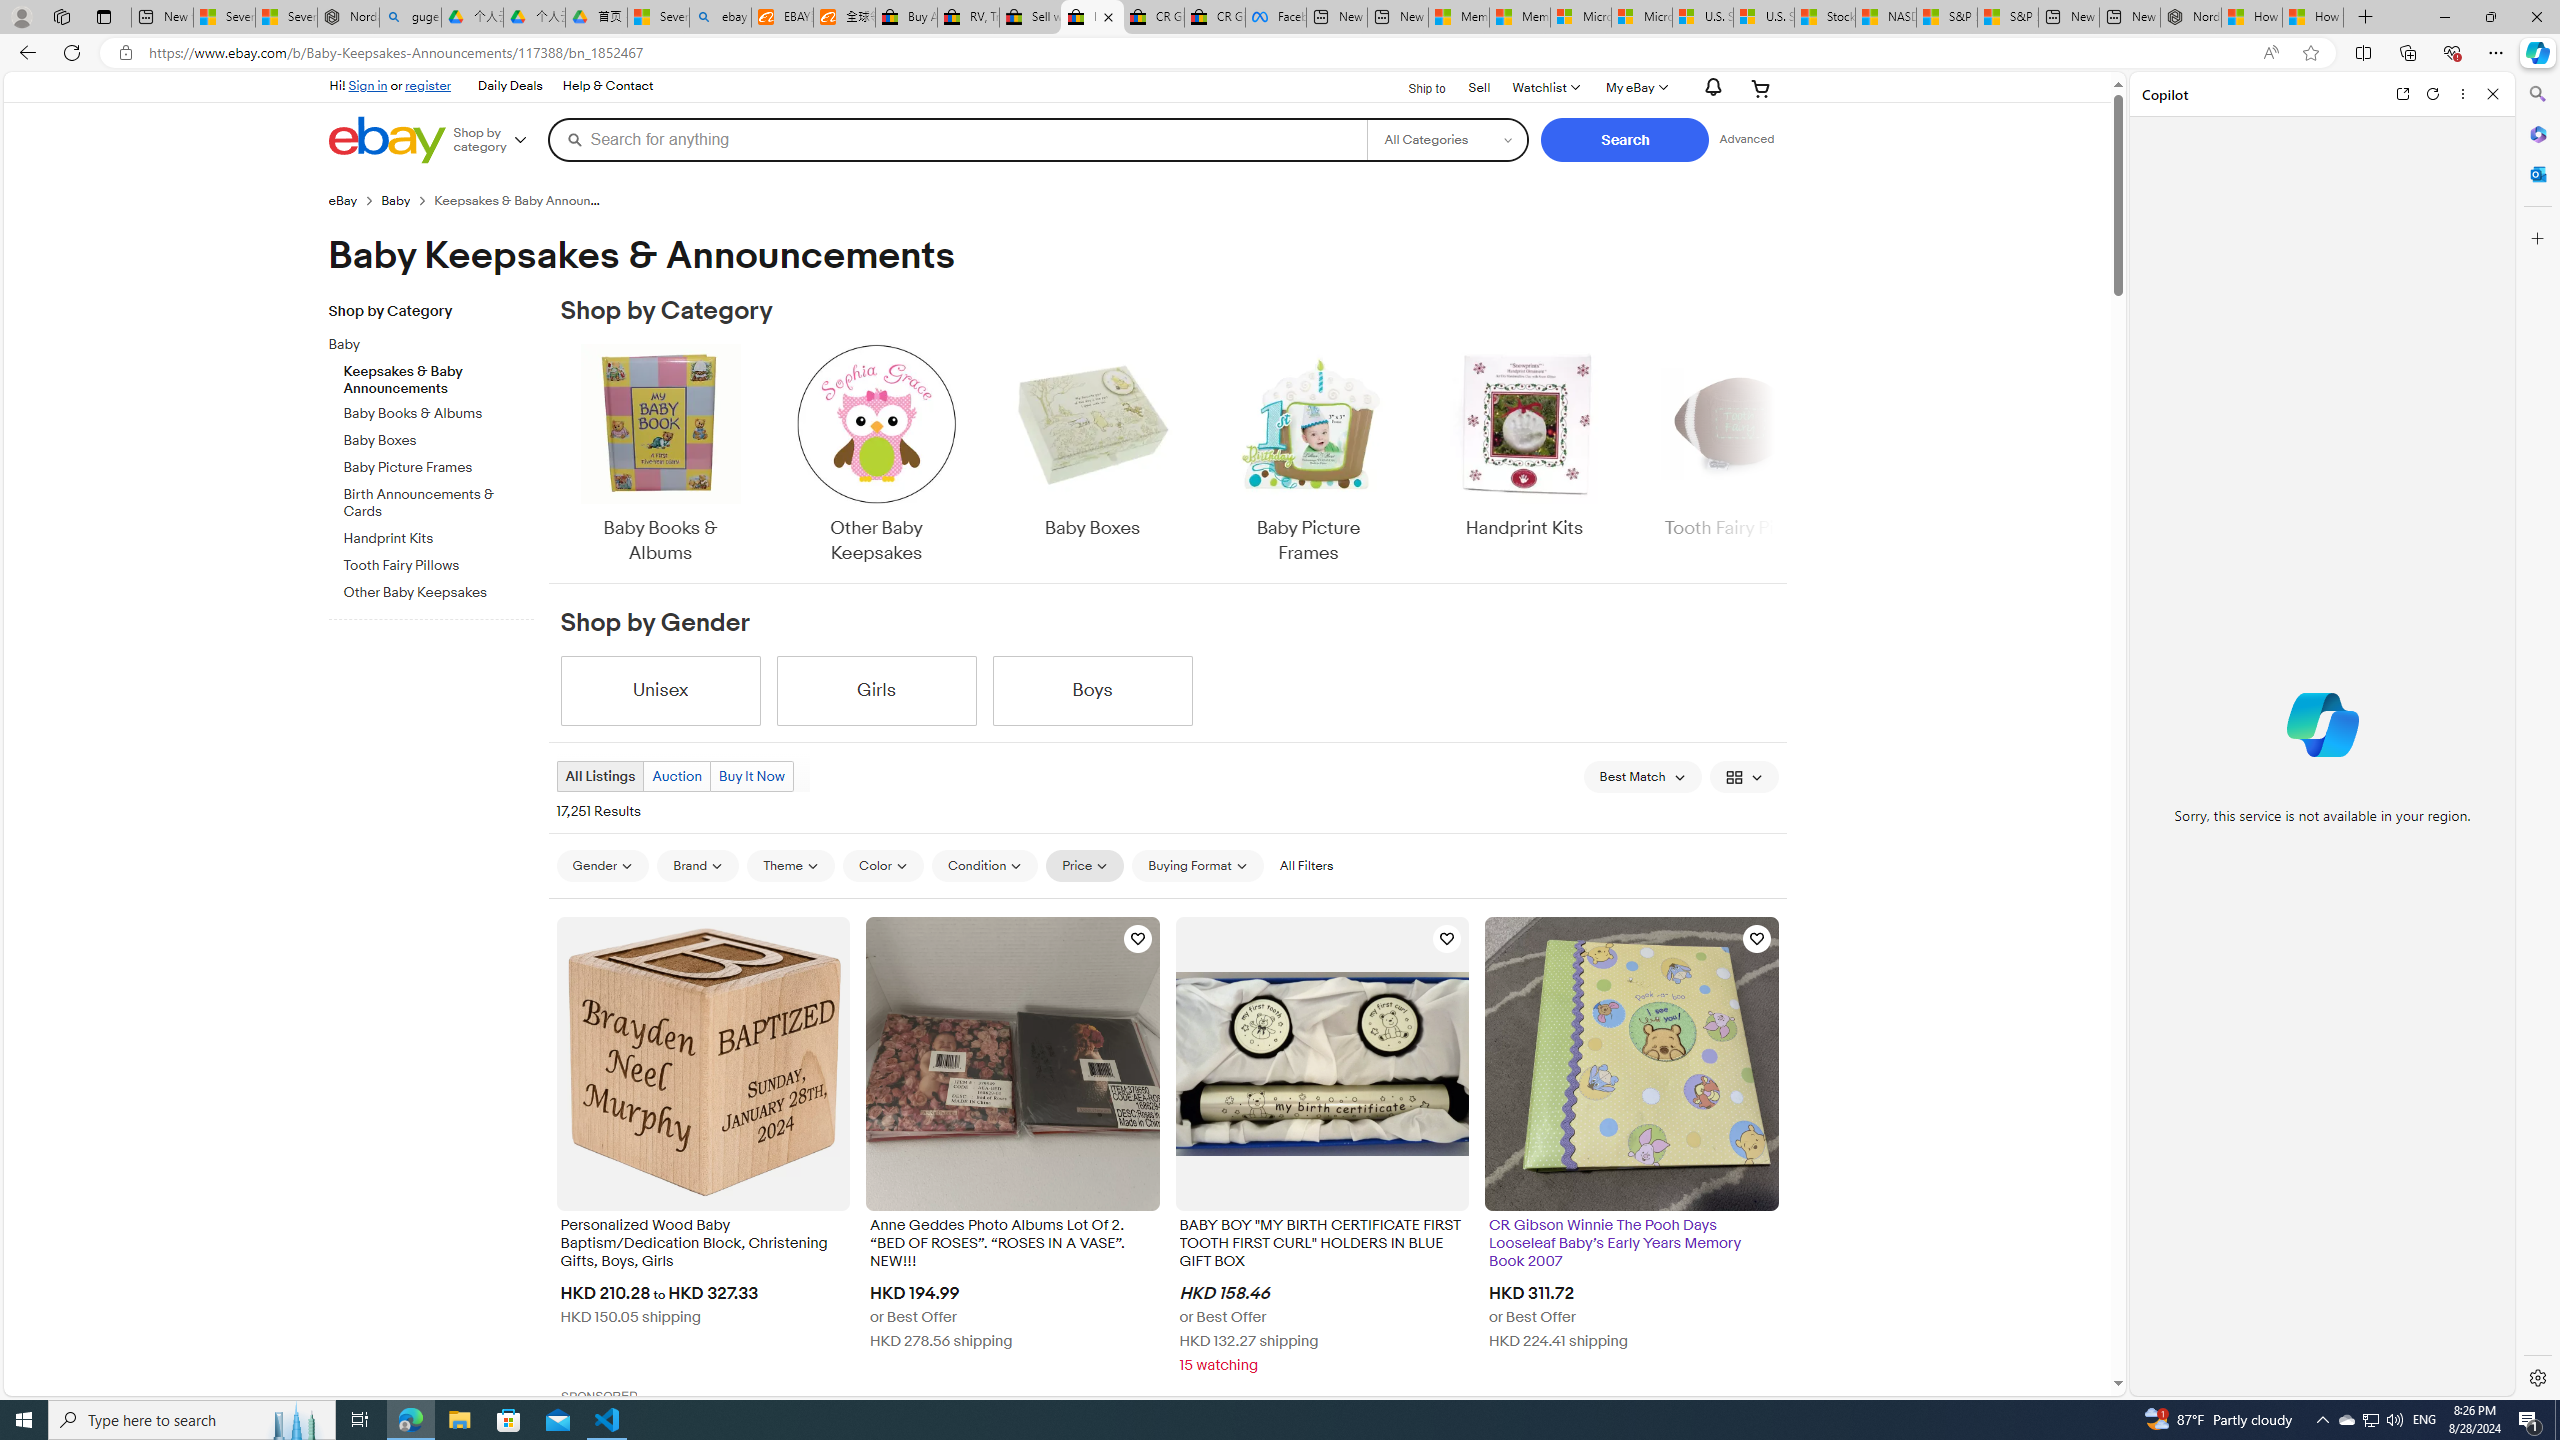 This screenshot has height=1440, width=2560. Describe the element at coordinates (2401, 93) in the screenshot. I see `'Open link in new tab'` at that location.